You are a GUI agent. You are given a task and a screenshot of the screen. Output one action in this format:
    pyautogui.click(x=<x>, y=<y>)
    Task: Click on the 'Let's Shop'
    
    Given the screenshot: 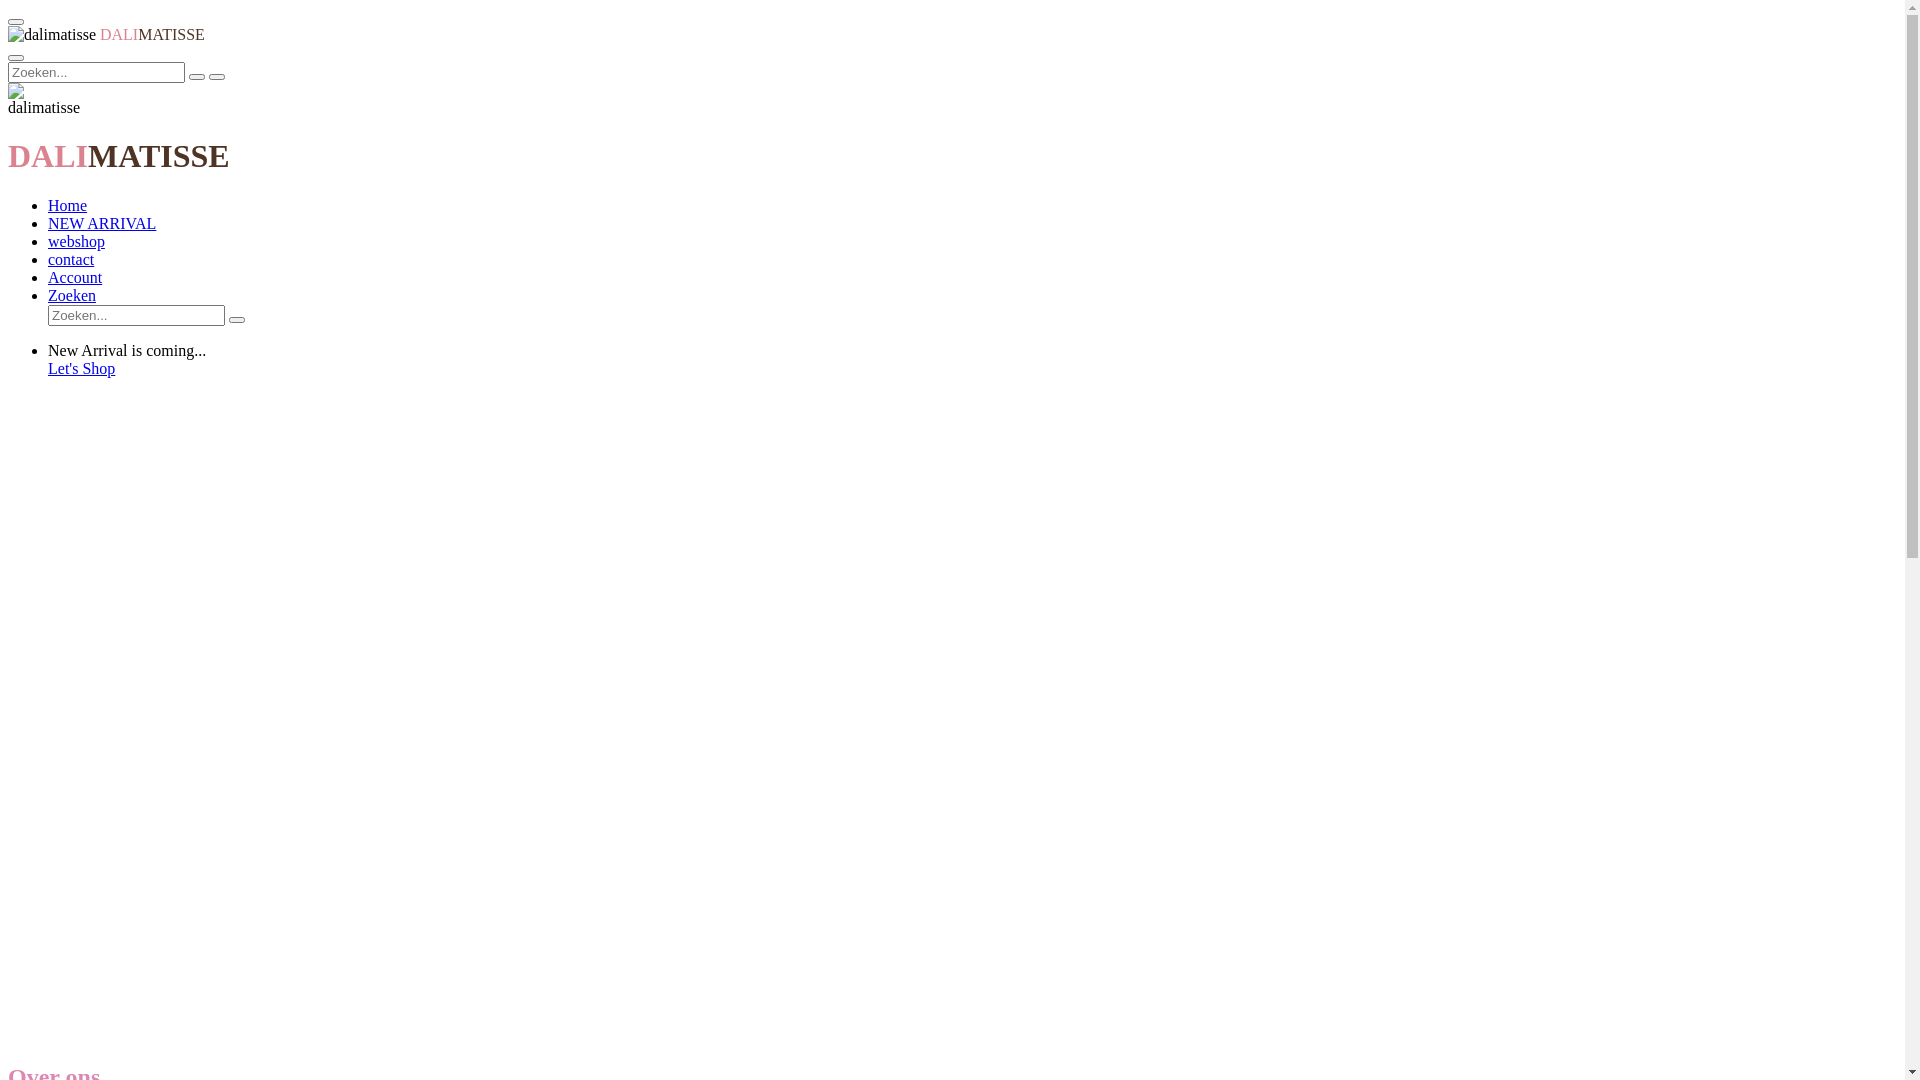 What is the action you would take?
    pyautogui.click(x=972, y=369)
    